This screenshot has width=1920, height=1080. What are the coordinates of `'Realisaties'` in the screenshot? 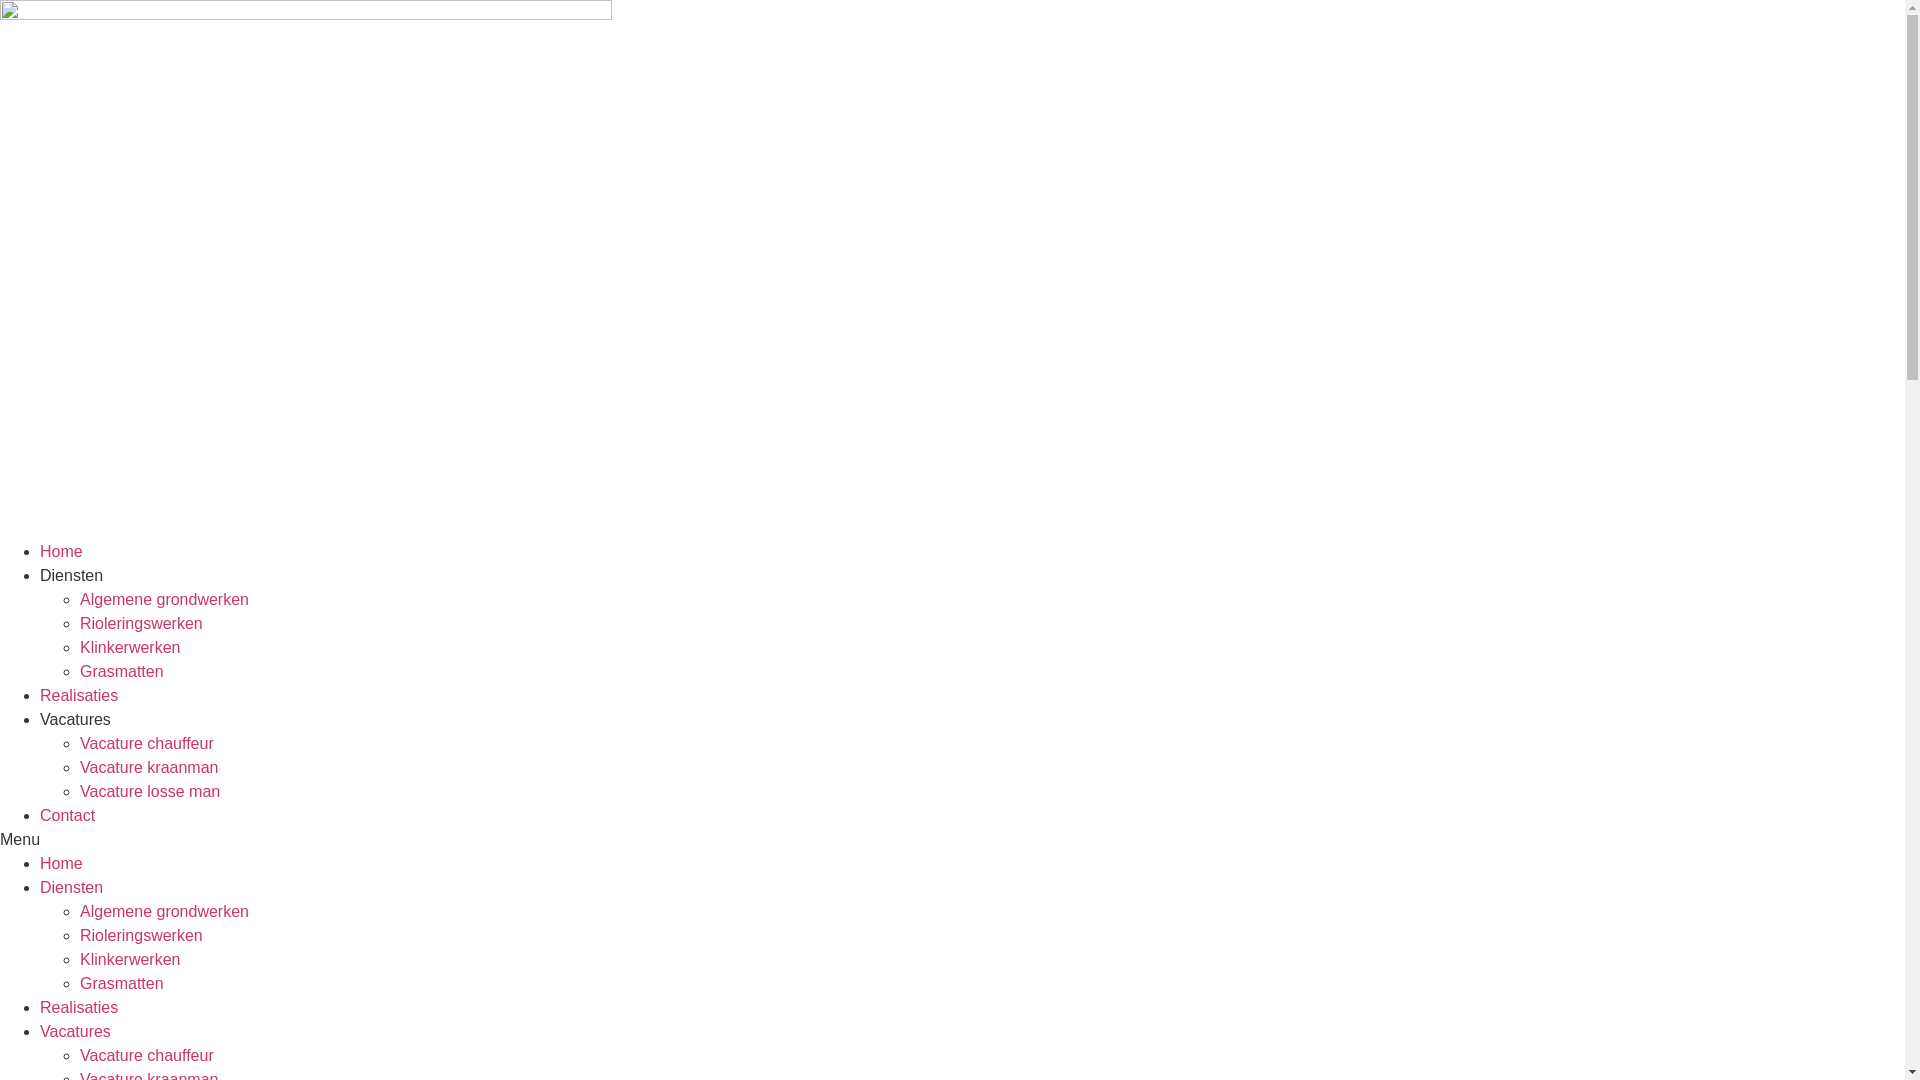 It's located at (78, 1007).